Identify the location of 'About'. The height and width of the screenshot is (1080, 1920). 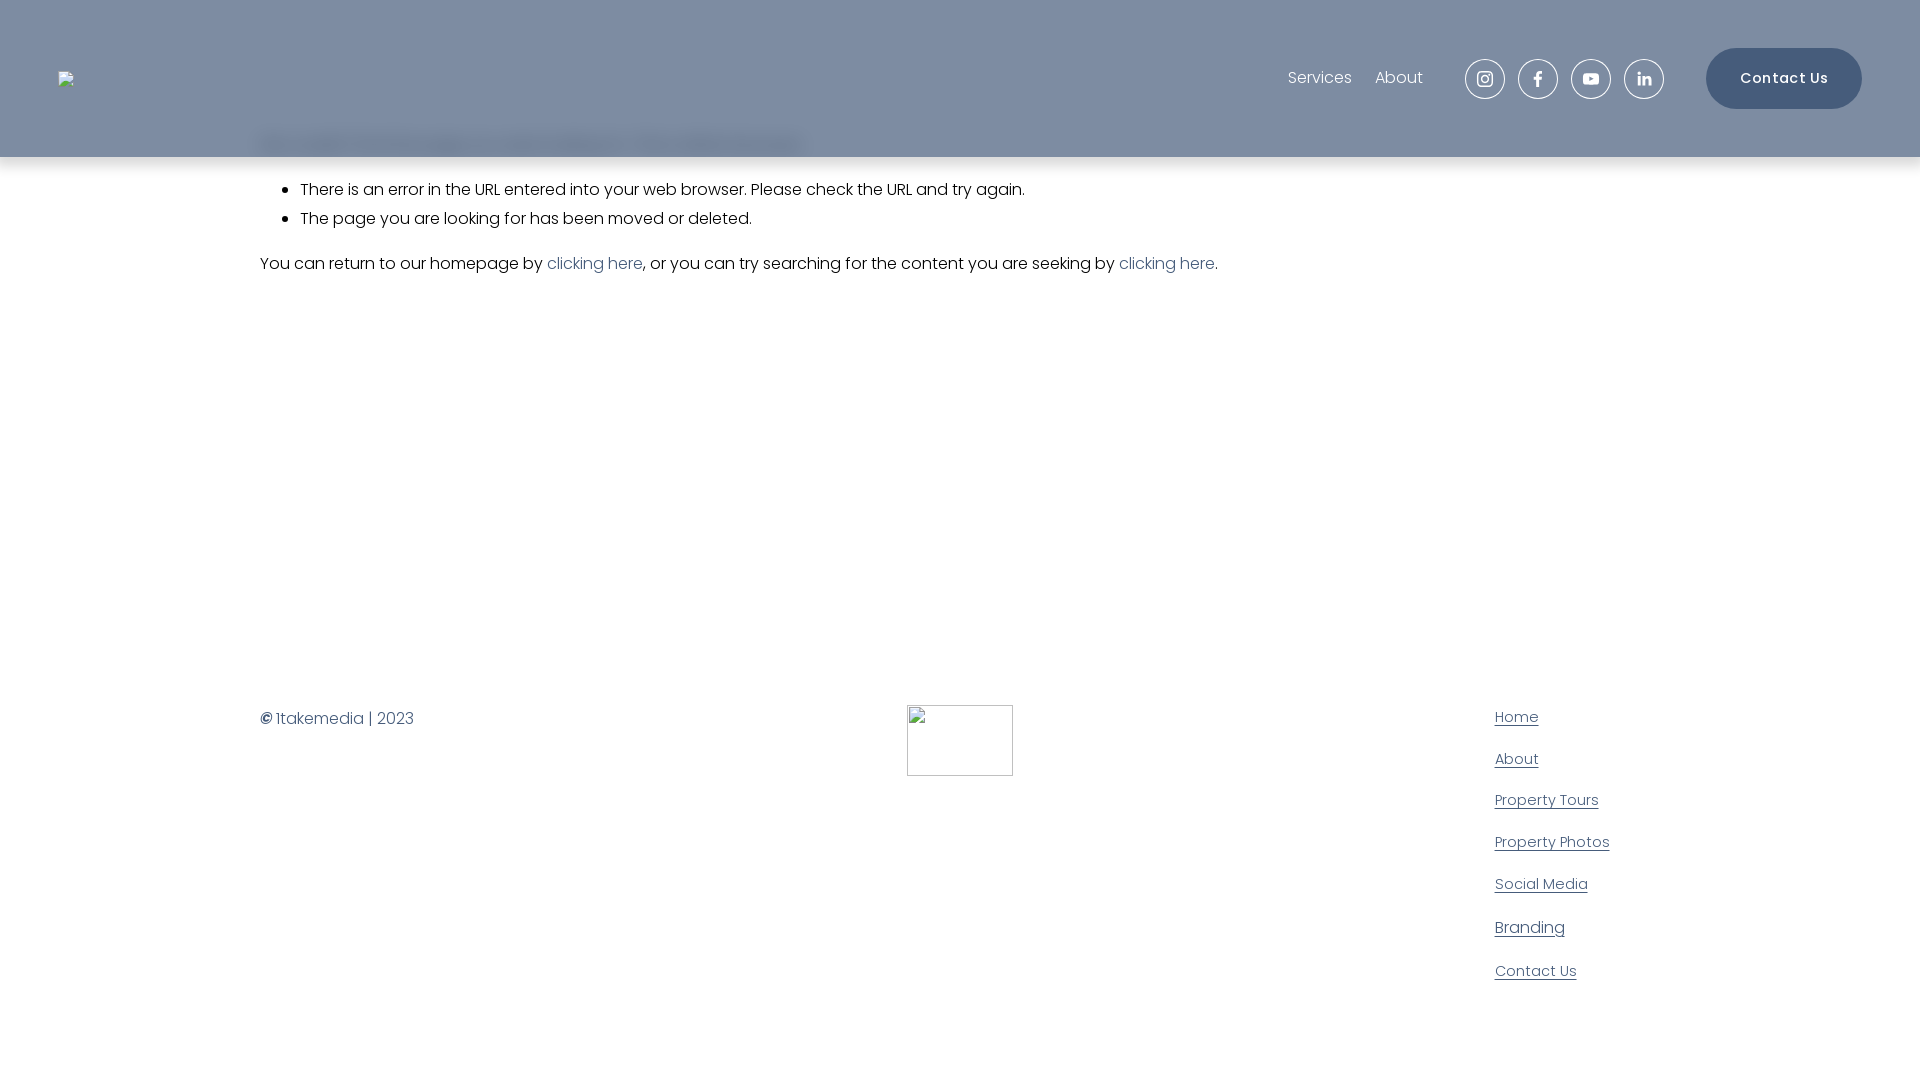
(1373, 77).